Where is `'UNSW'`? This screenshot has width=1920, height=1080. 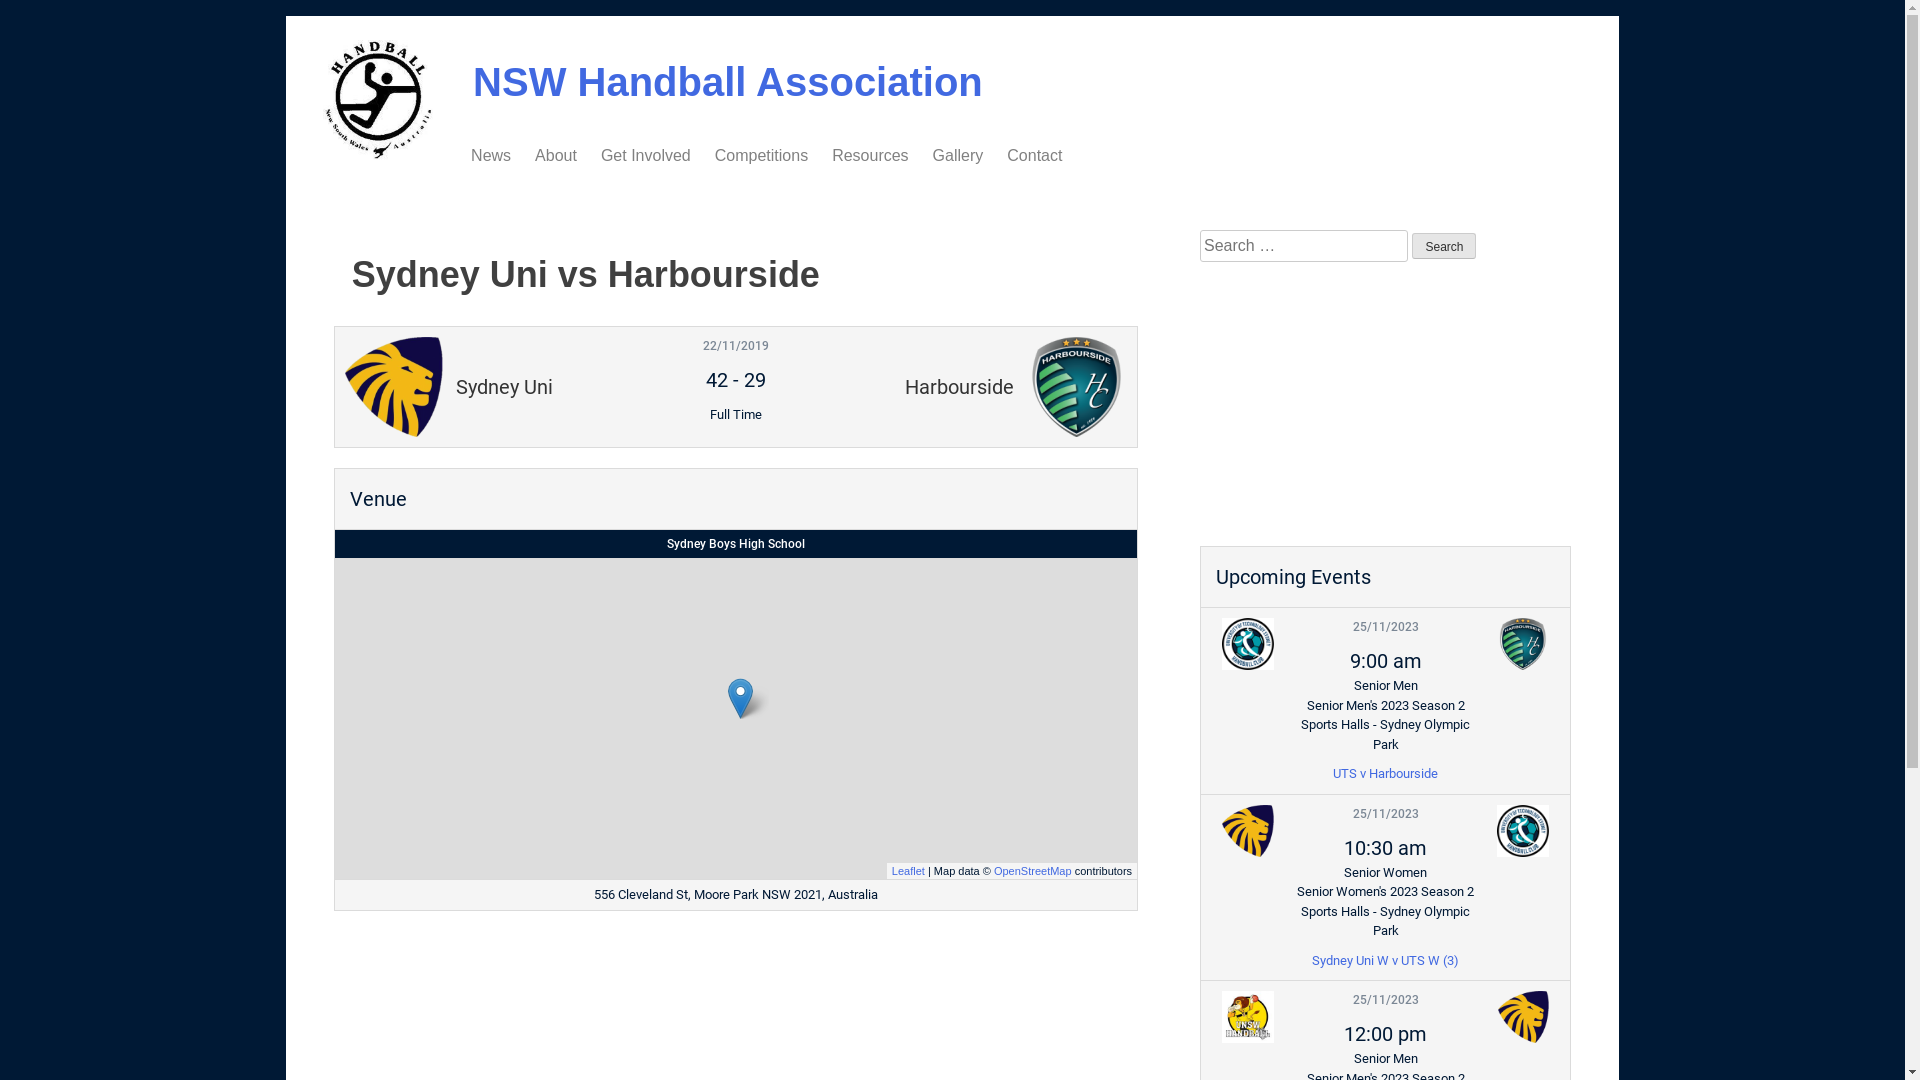 'UNSW' is located at coordinates (1247, 1017).